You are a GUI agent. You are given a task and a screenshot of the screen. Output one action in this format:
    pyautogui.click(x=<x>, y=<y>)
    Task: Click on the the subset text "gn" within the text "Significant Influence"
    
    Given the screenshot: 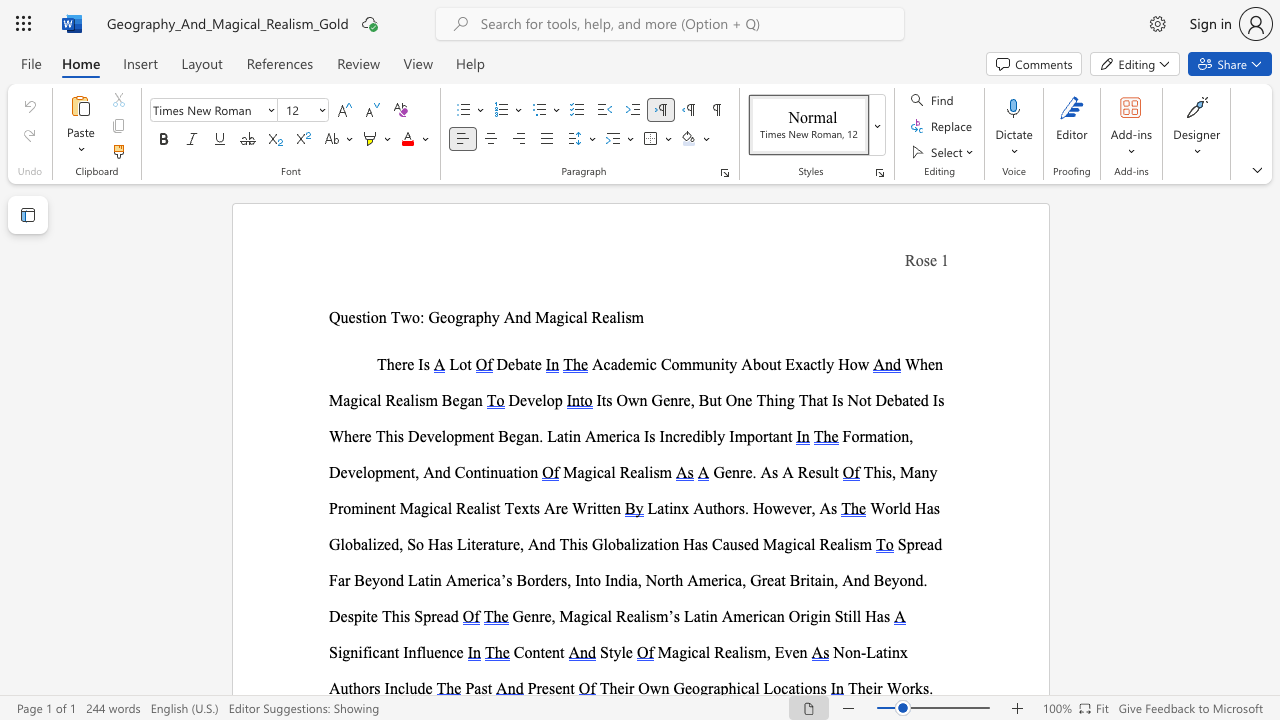 What is the action you would take?
    pyautogui.click(x=342, y=652)
    